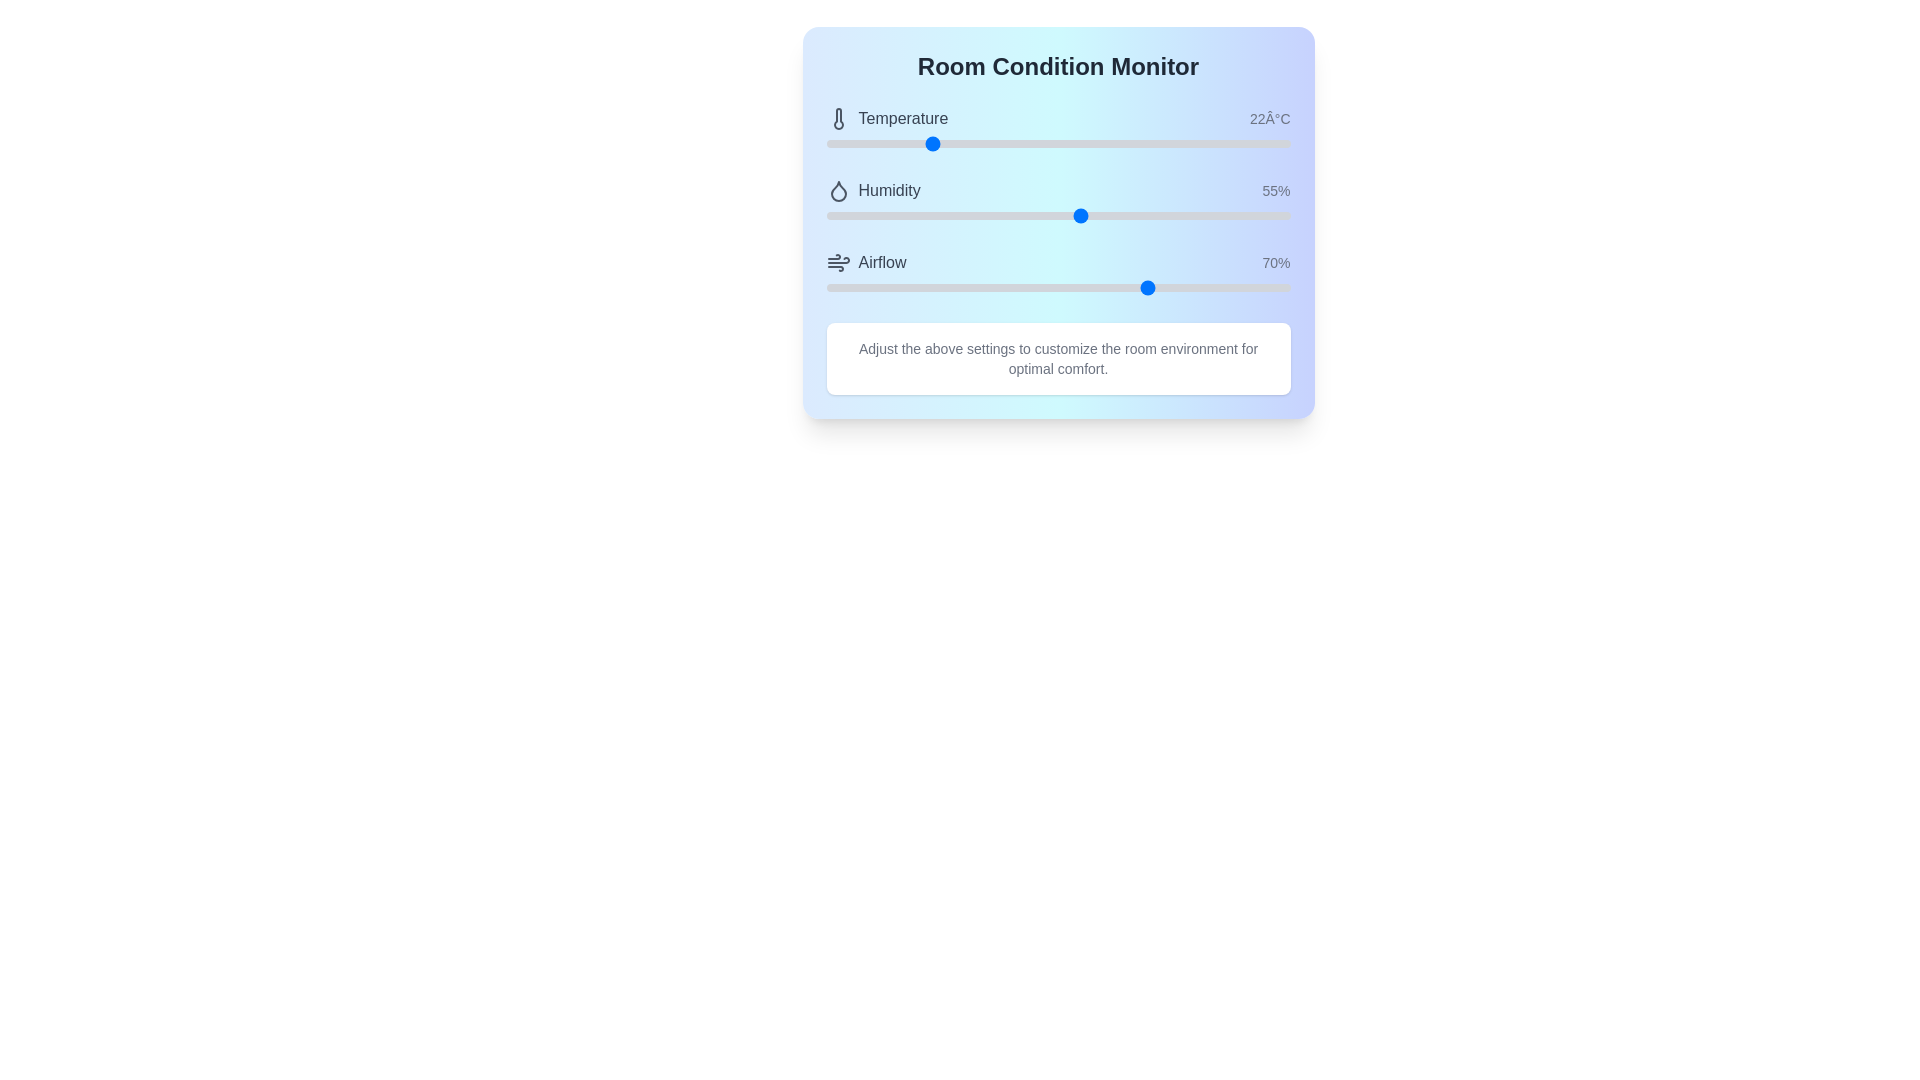 The image size is (1920, 1080). What do you see at coordinates (979, 216) in the screenshot?
I see `the humidity level` at bounding box center [979, 216].